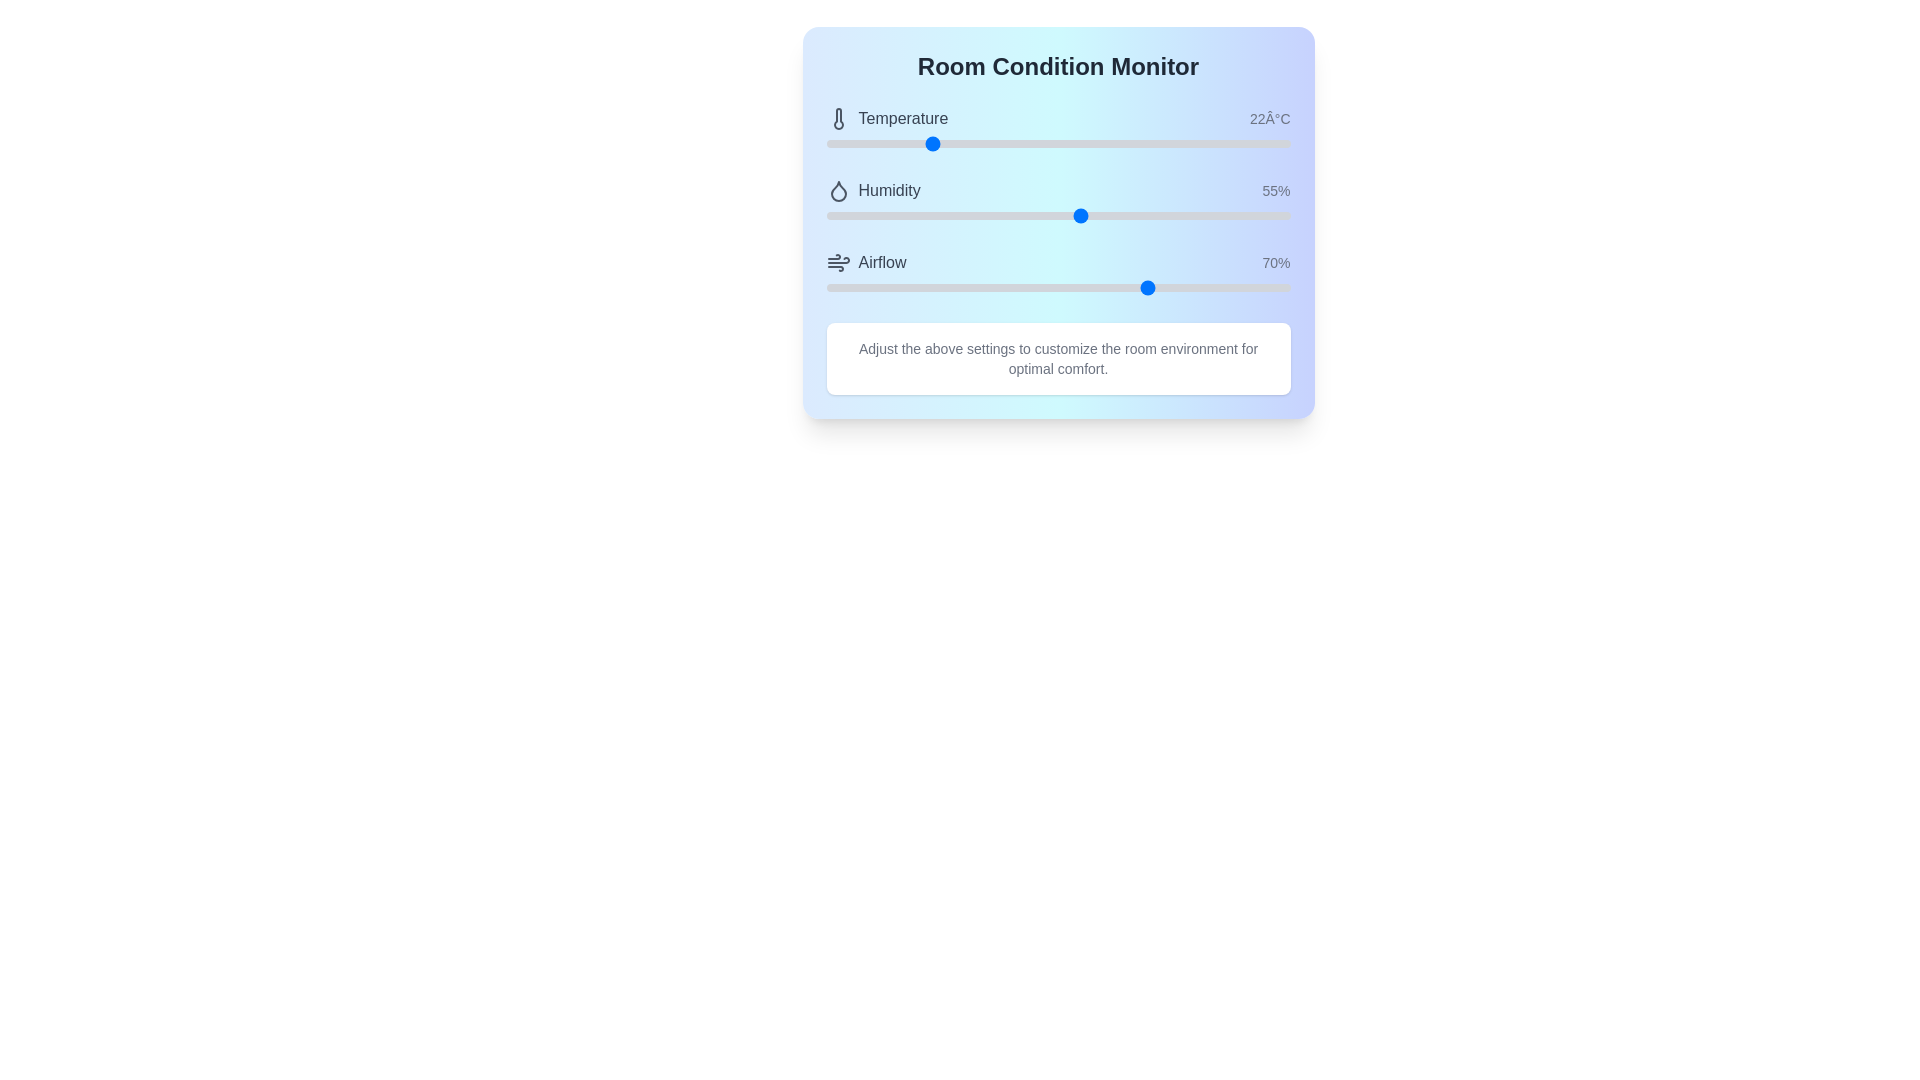 The image size is (1920, 1080). What do you see at coordinates (979, 216) in the screenshot?
I see `the humidity level` at bounding box center [979, 216].